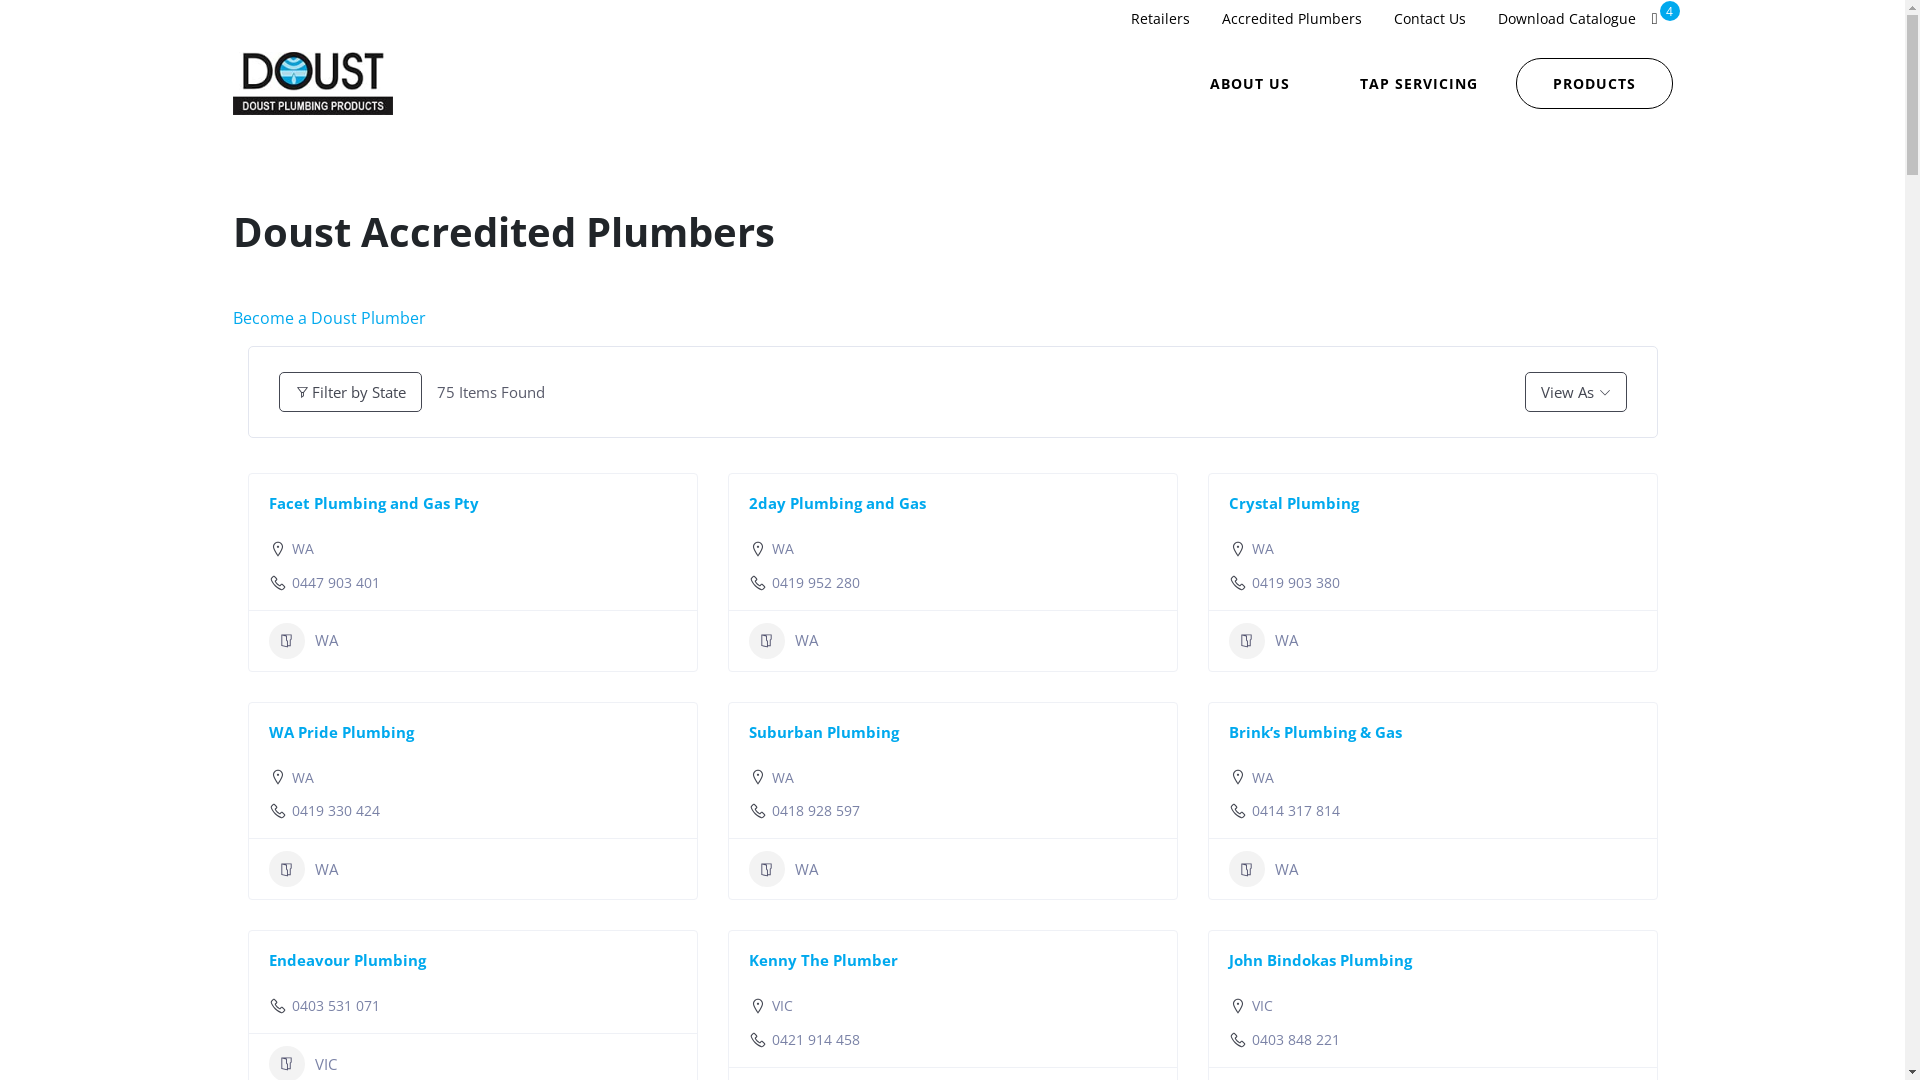  I want to click on 'Download Catalogue', so click(1565, 18).